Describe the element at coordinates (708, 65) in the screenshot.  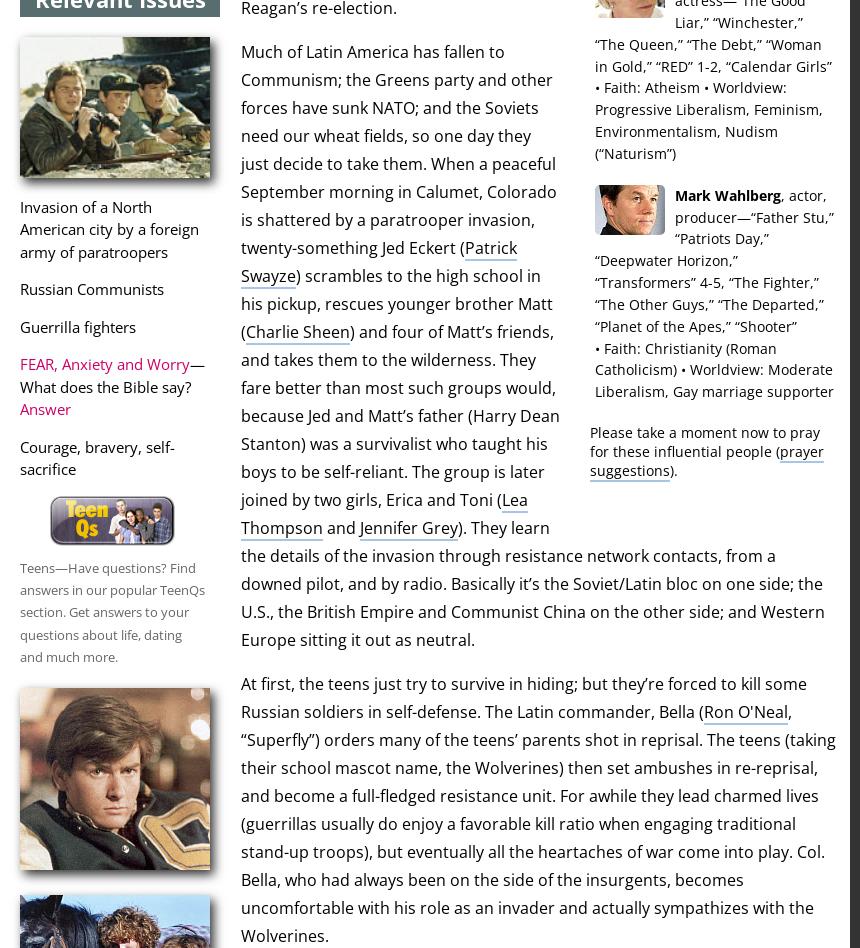
I see `'” 1-2, “'` at that location.